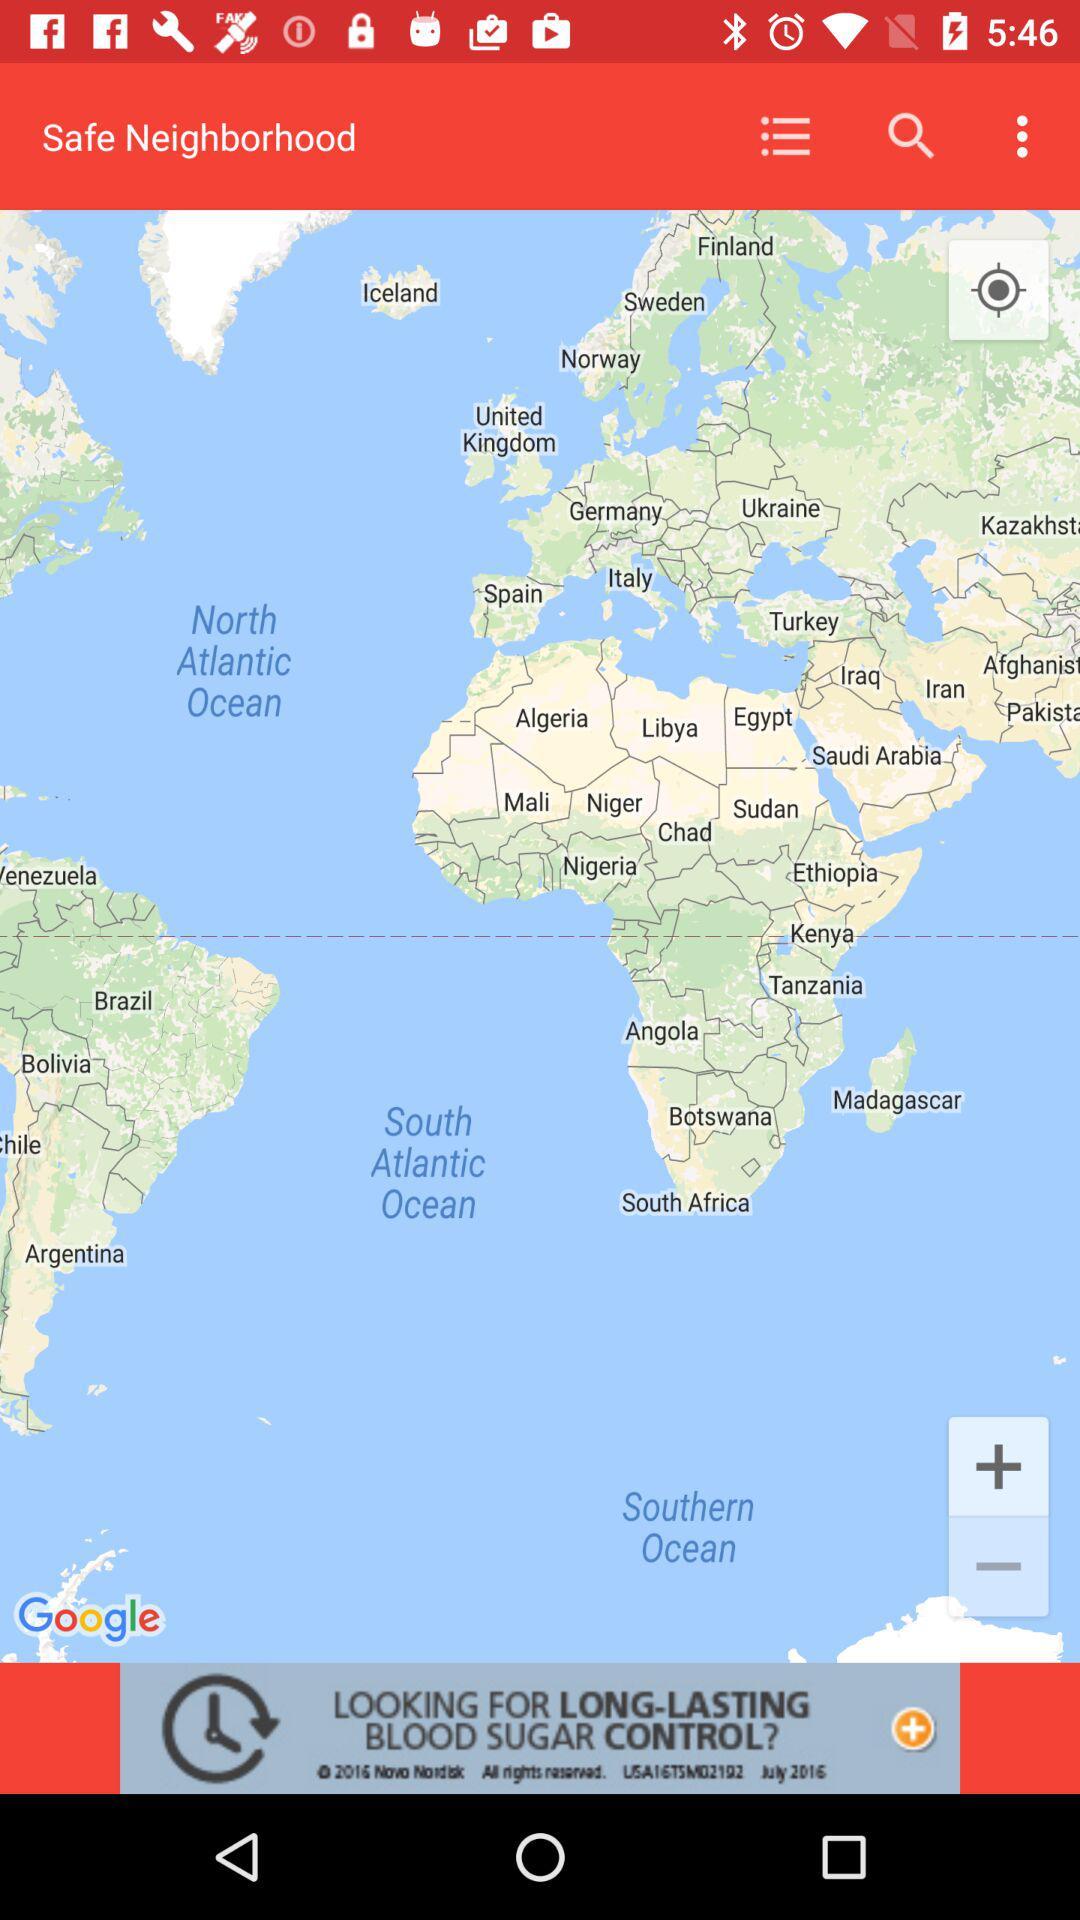 Image resolution: width=1080 pixels, height=1920 pixels. Describe the element at coordinates (540, 1727) in the screenshot. I see `open advertisement` at that location.